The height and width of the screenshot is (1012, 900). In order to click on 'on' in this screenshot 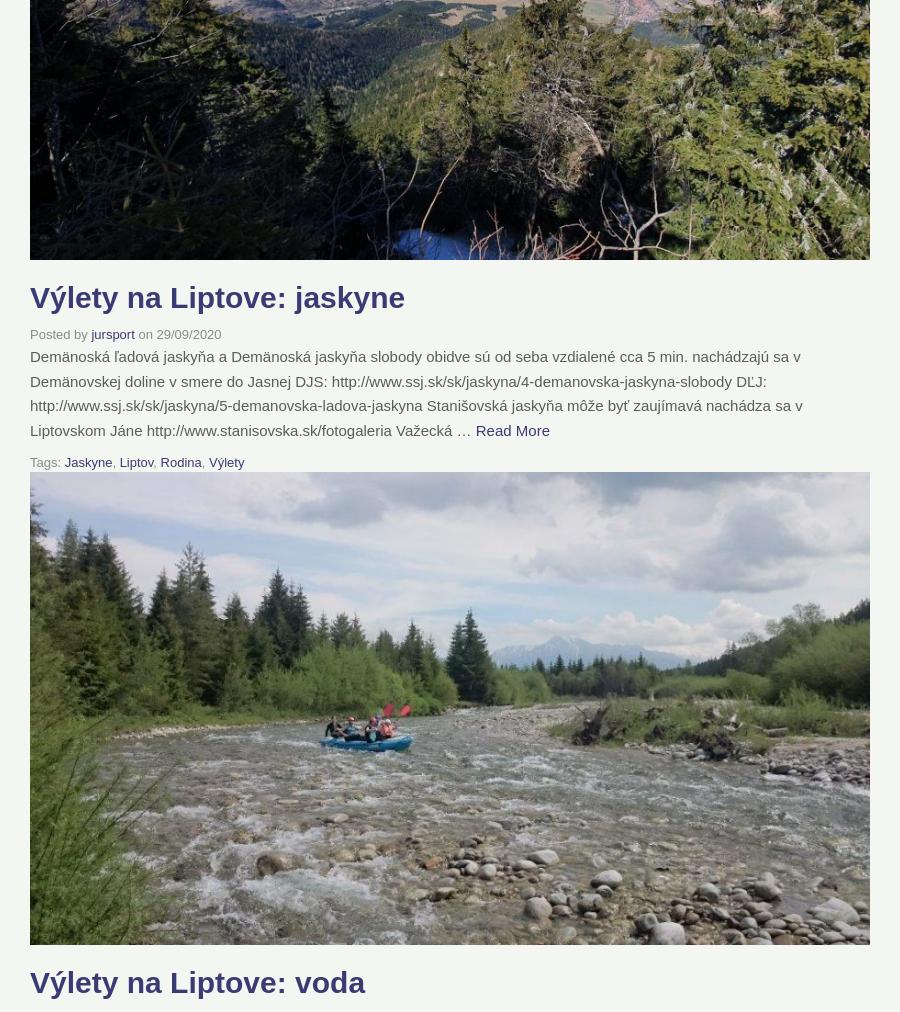, I will do `click(144, 333)`.